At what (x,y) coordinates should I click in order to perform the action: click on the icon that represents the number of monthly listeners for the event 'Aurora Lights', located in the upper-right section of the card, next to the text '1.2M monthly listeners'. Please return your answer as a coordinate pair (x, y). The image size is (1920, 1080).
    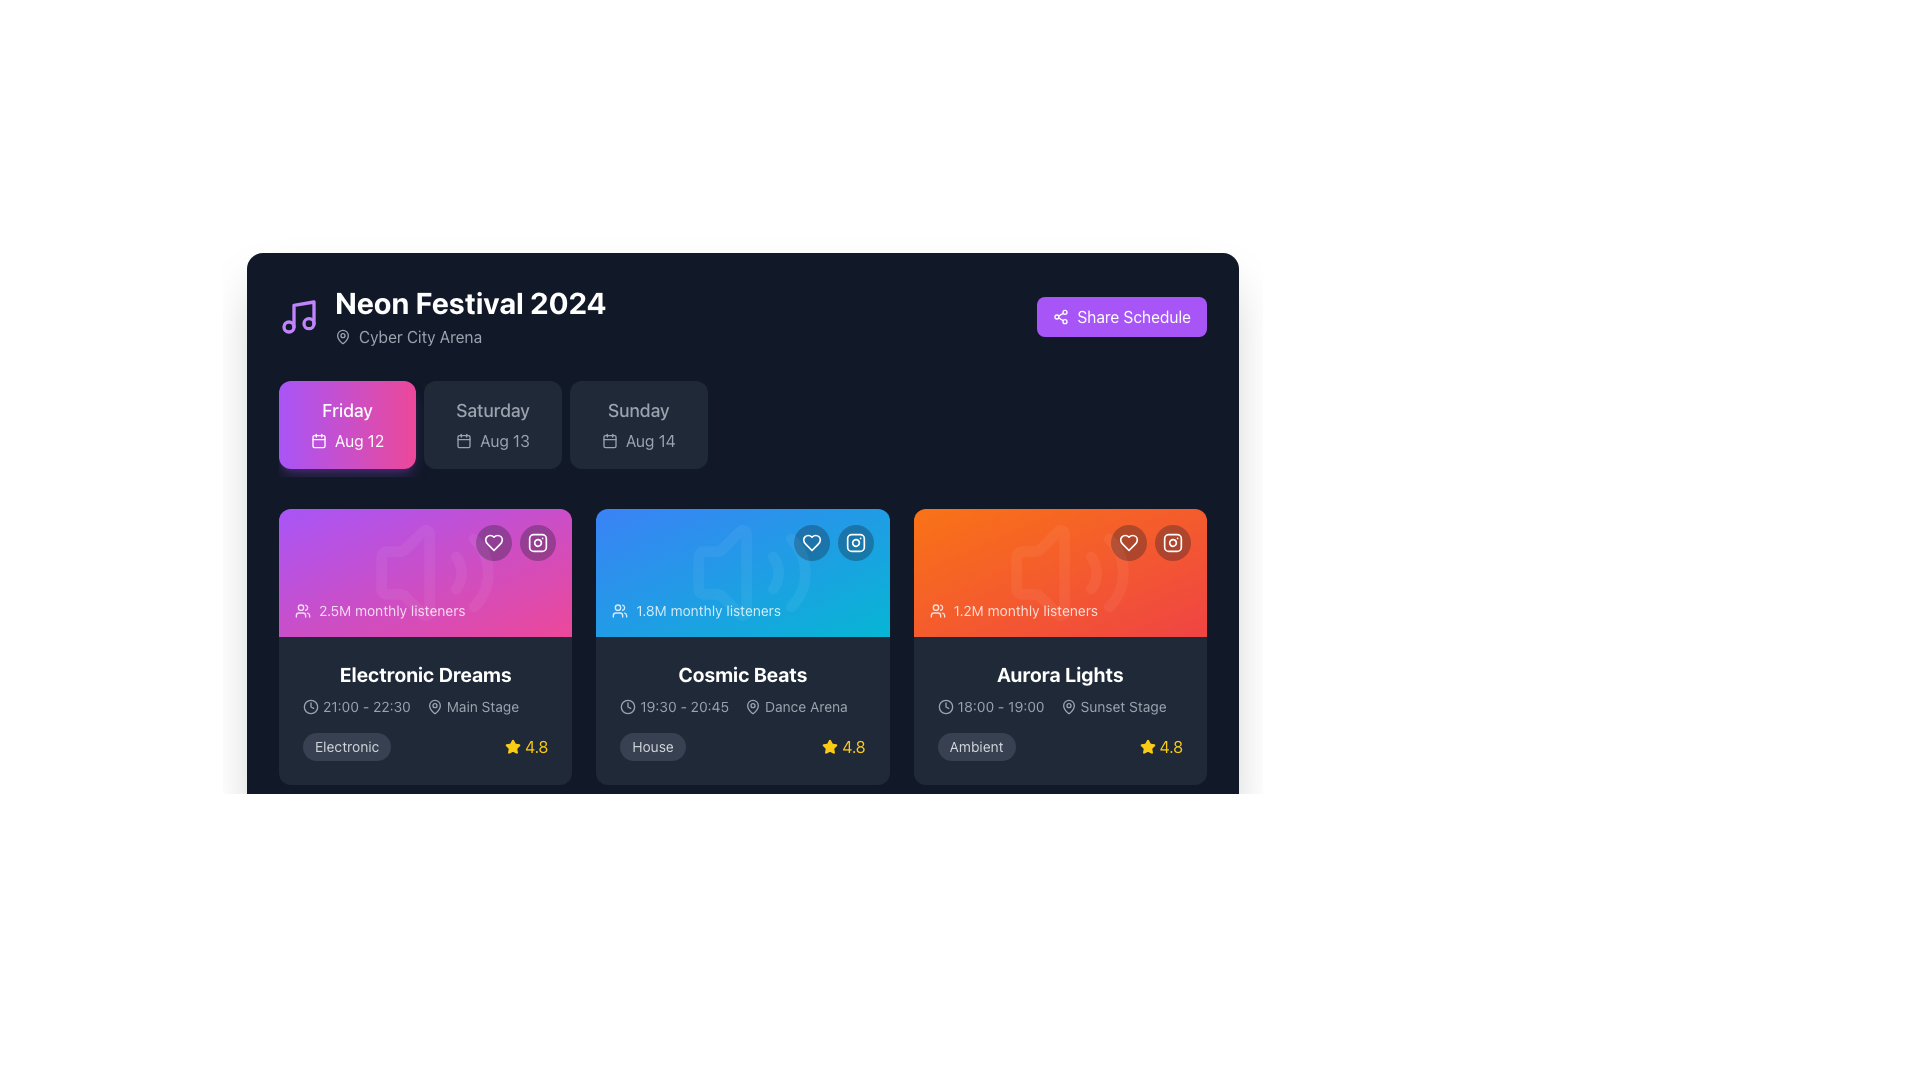
    Looking at the image, I should click on (936, 609).